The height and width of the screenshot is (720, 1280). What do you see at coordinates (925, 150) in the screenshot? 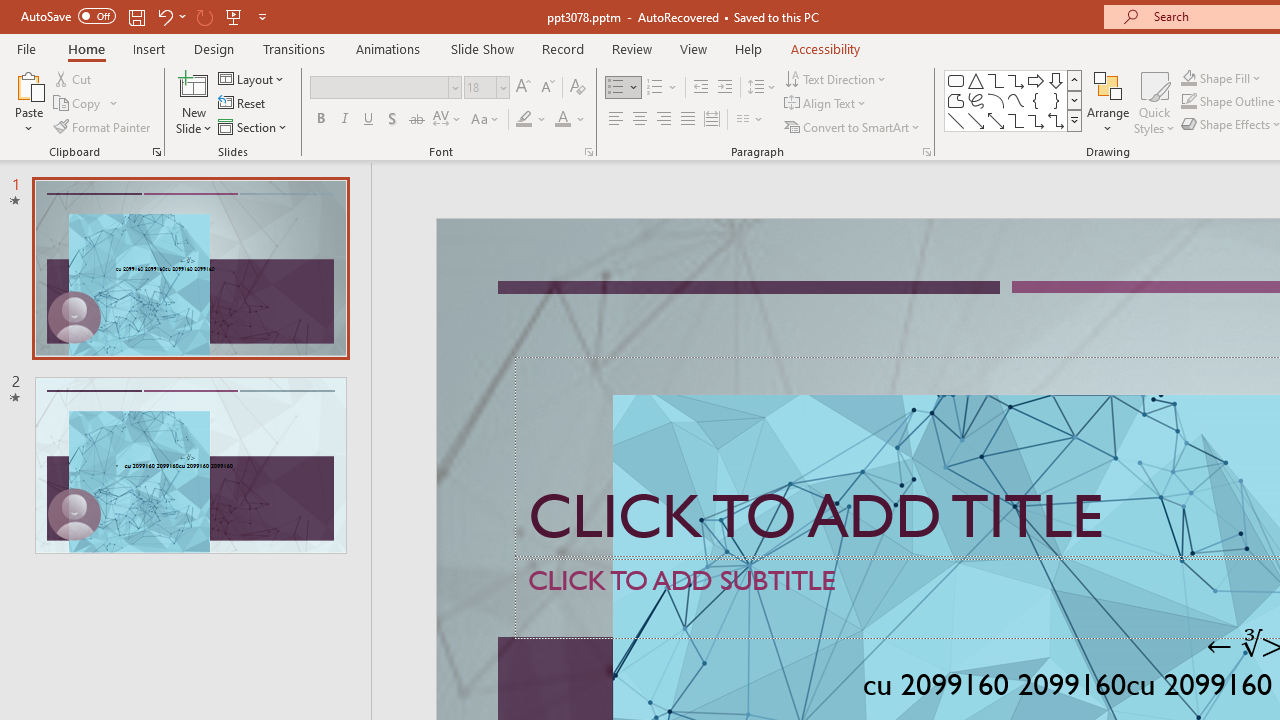
I see `'Paragraph...'` at bounding box center [925, 150].